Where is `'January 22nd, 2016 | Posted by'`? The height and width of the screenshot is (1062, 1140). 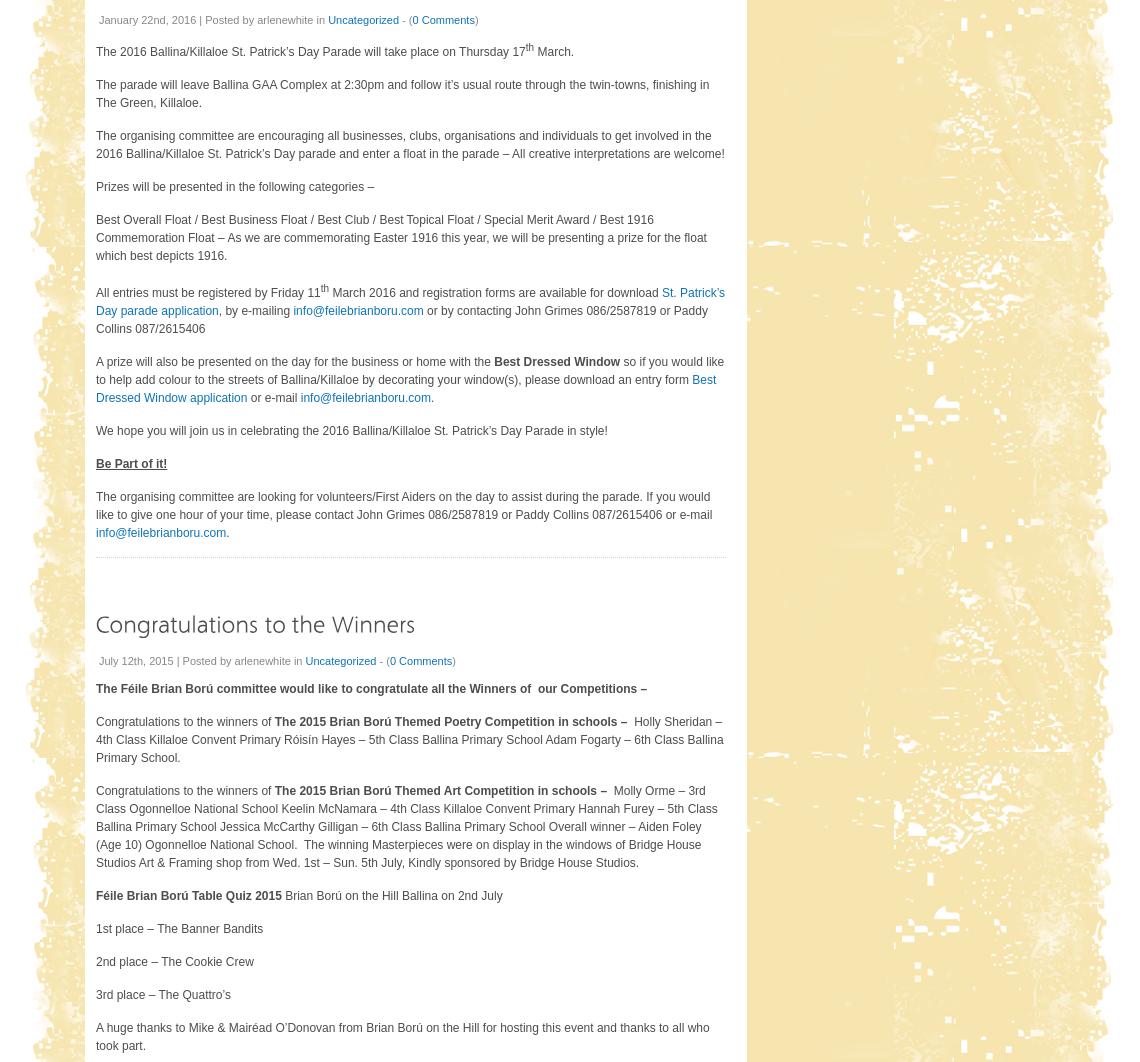 'January 22nd, 2016 | Posted by' is located at coordinates (177, 19).